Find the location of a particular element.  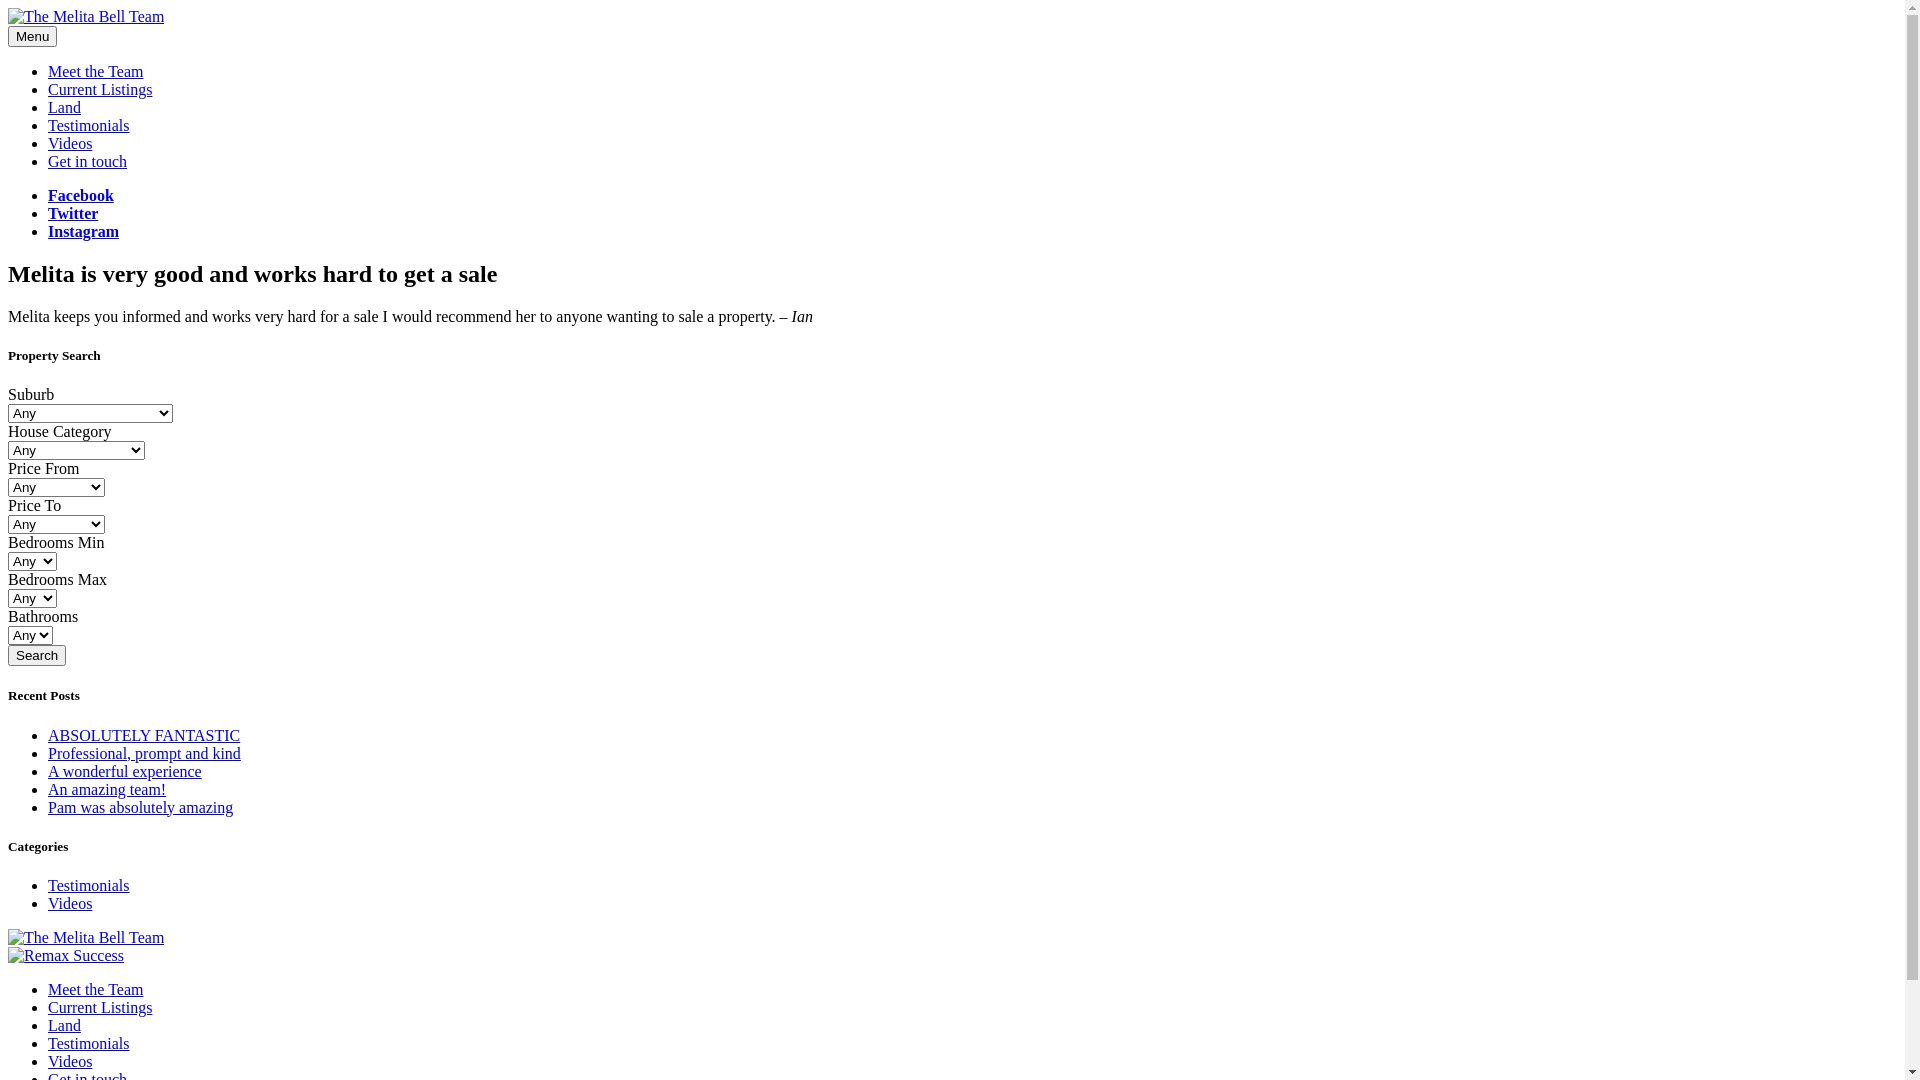

'Current Listings' is located at coordinates (99, 88).